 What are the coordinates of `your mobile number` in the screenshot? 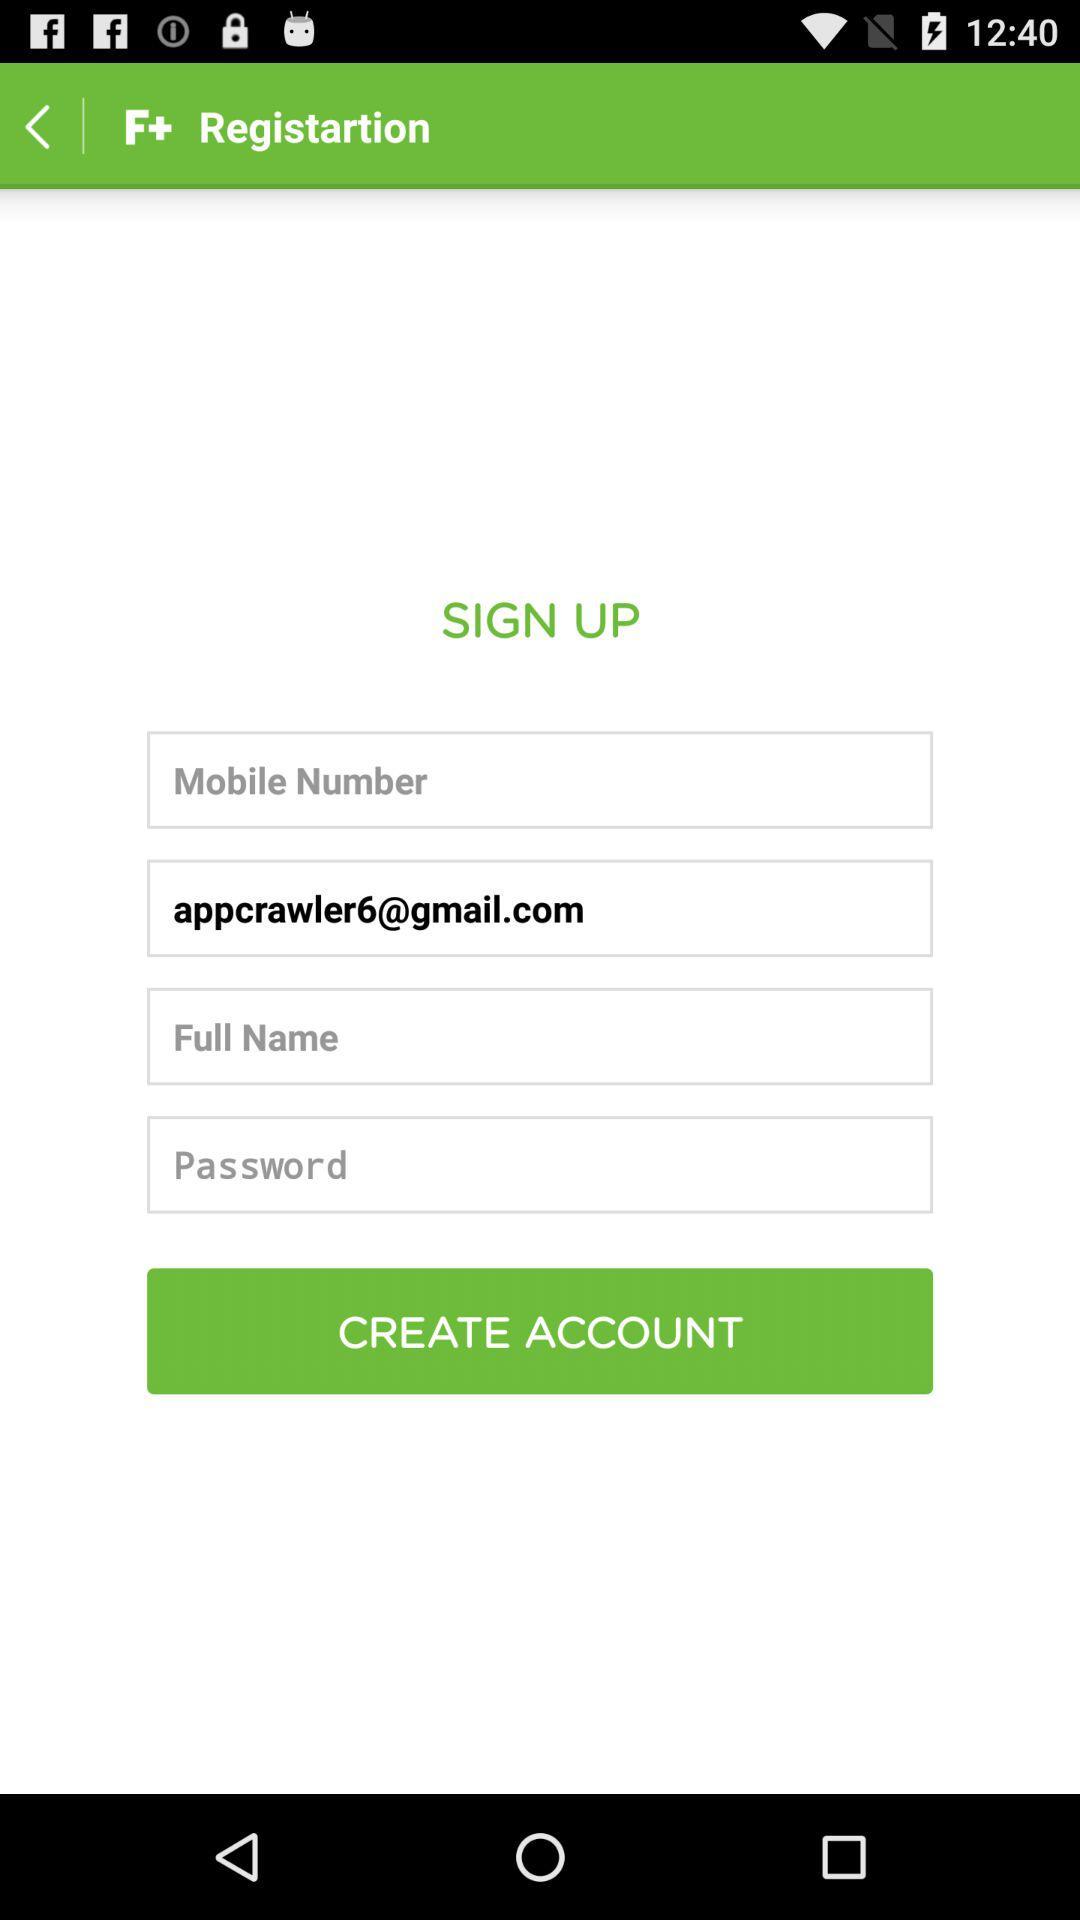 It's located at (540, 778).